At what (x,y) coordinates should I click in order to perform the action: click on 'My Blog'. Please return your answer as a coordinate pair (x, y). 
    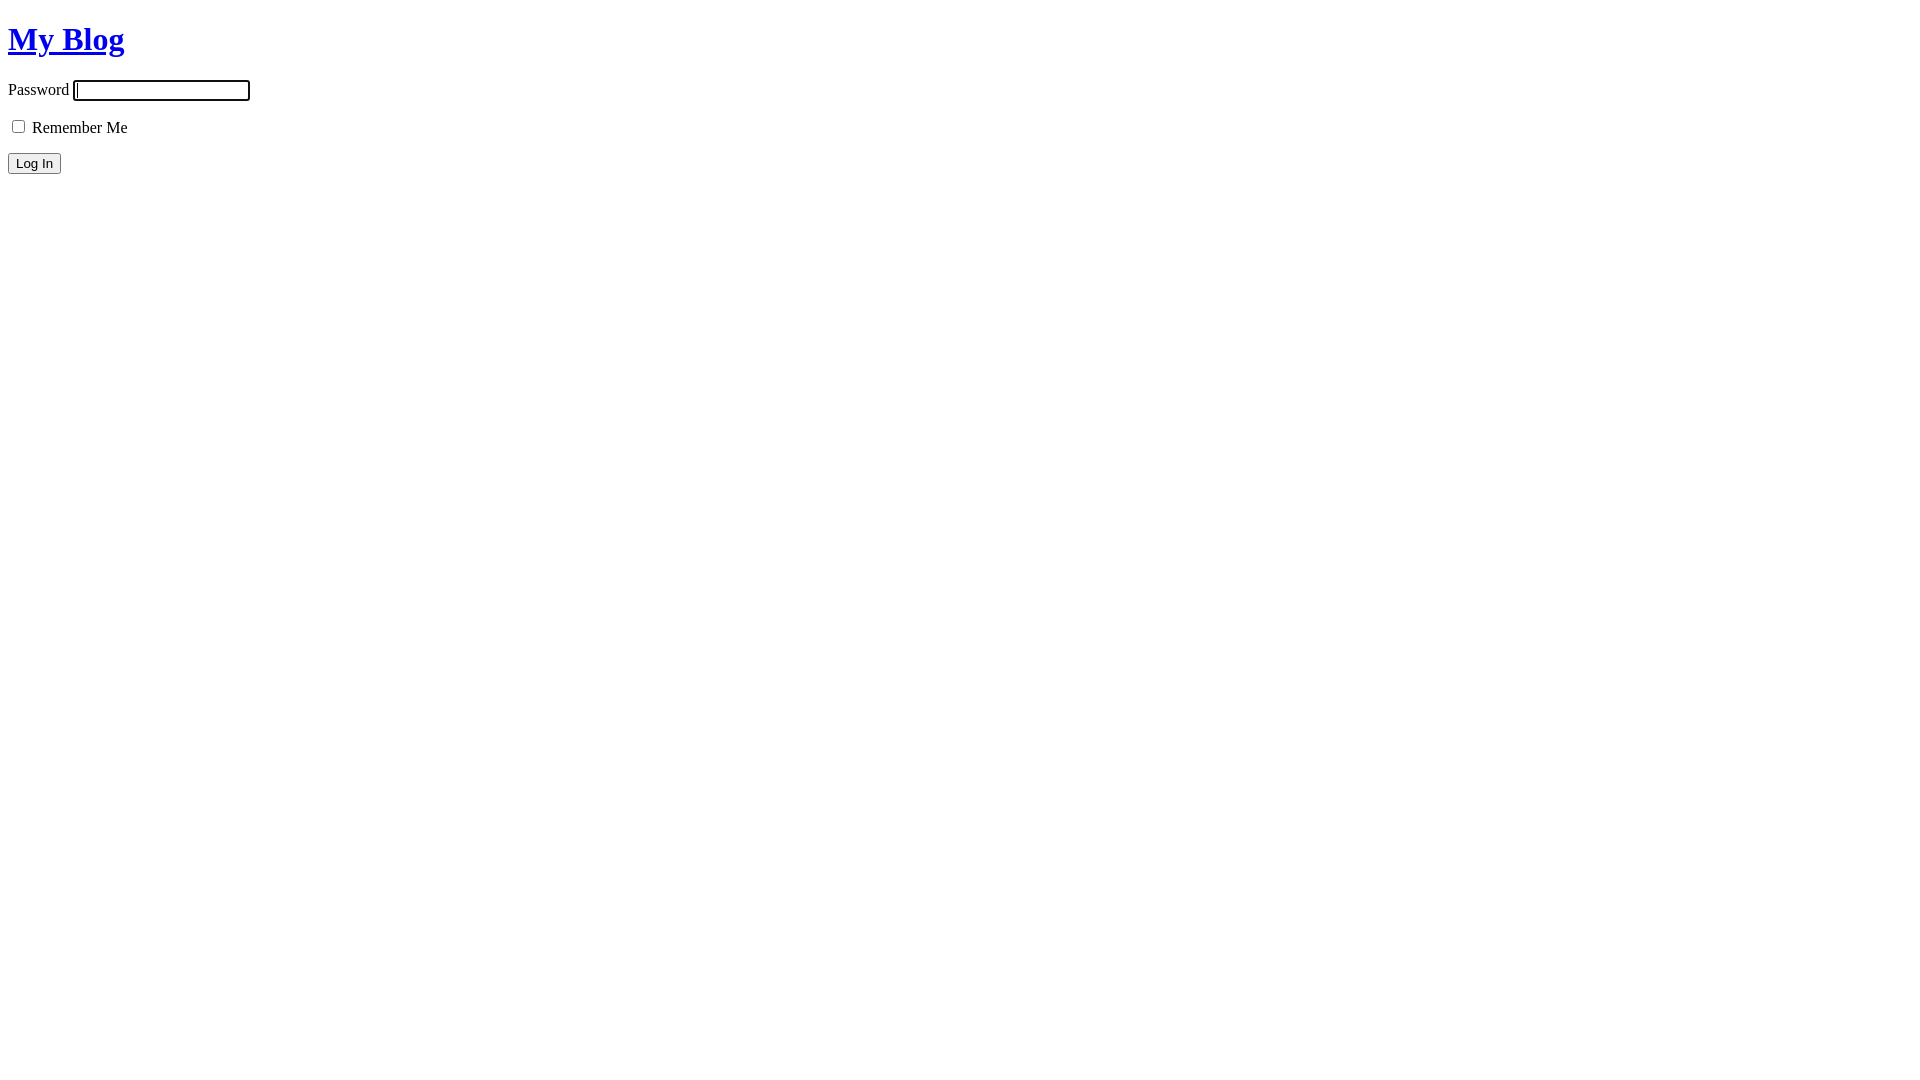
    Looking at the image, I should click on (66, 38).